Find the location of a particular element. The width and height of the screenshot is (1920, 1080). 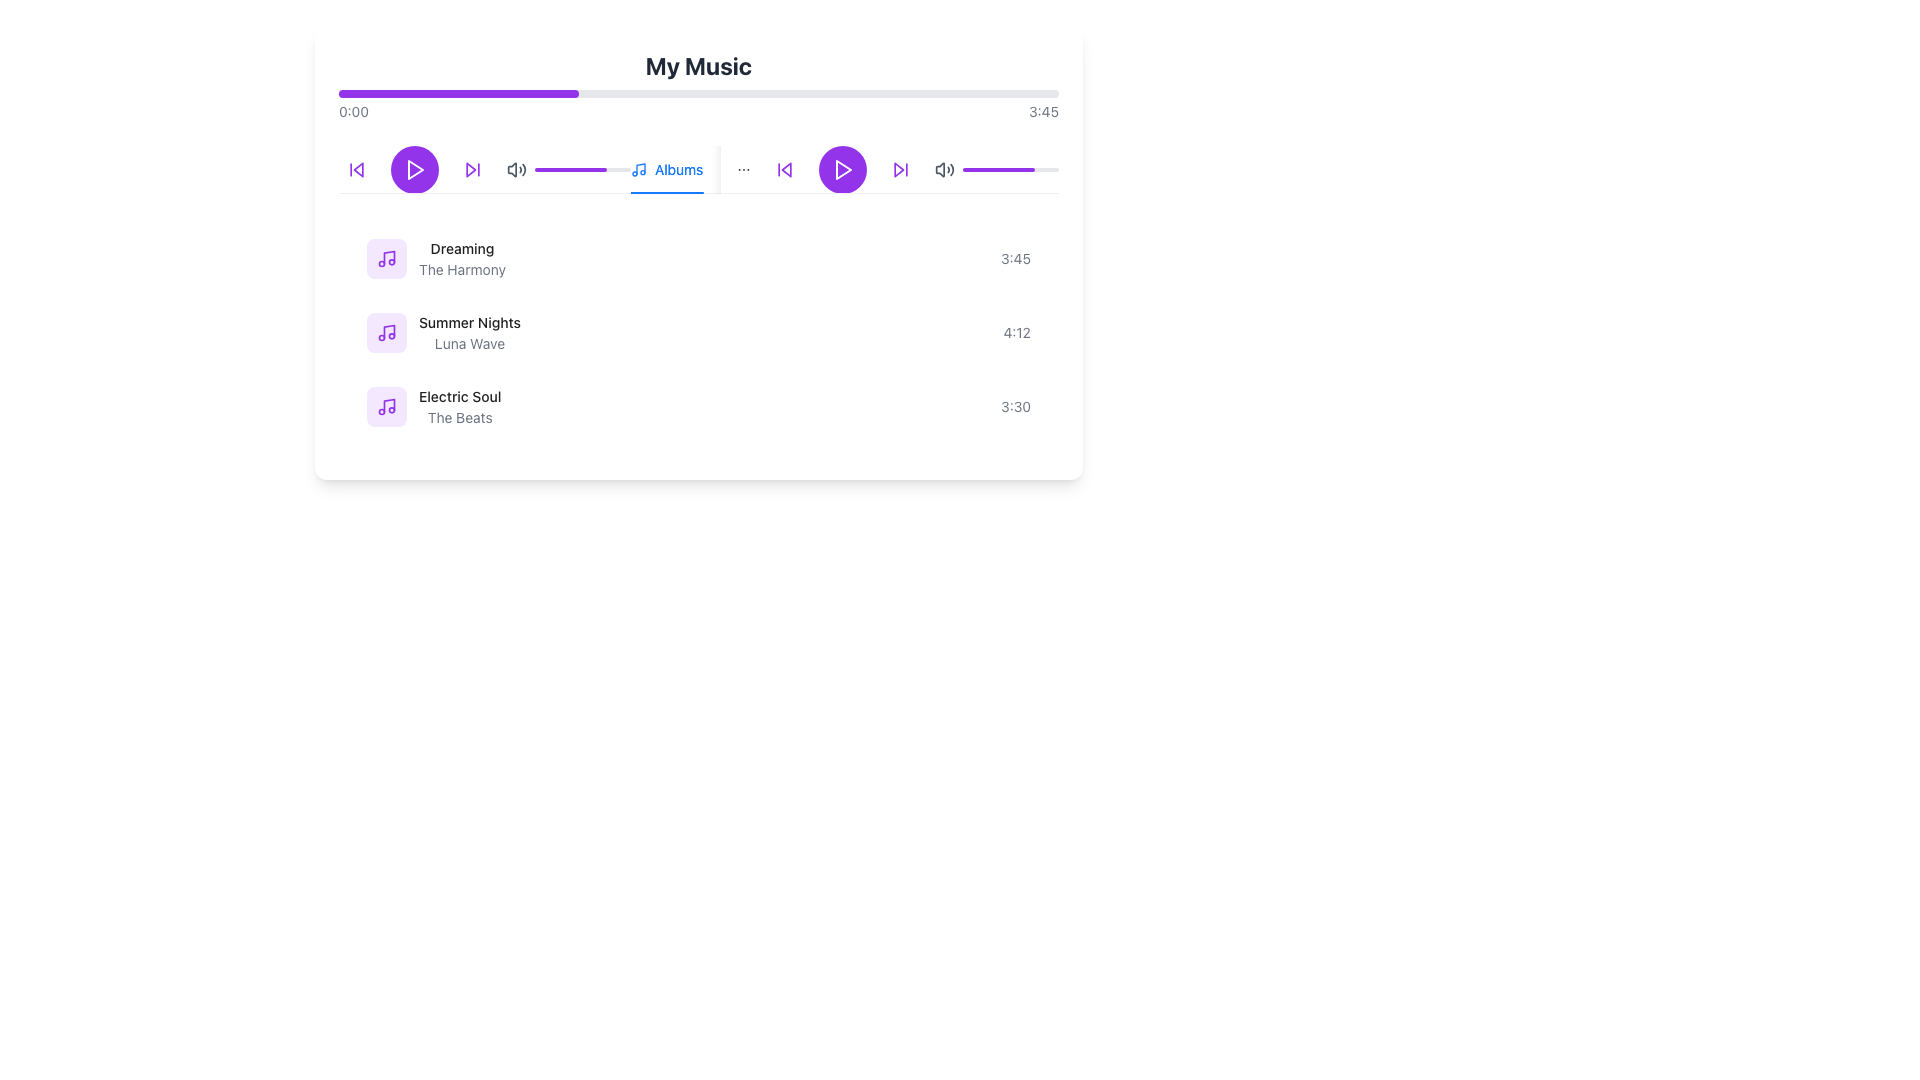

the backward skip button located in the upper section of the interface, to the left of the large play button is located at coordinates (784, 168).